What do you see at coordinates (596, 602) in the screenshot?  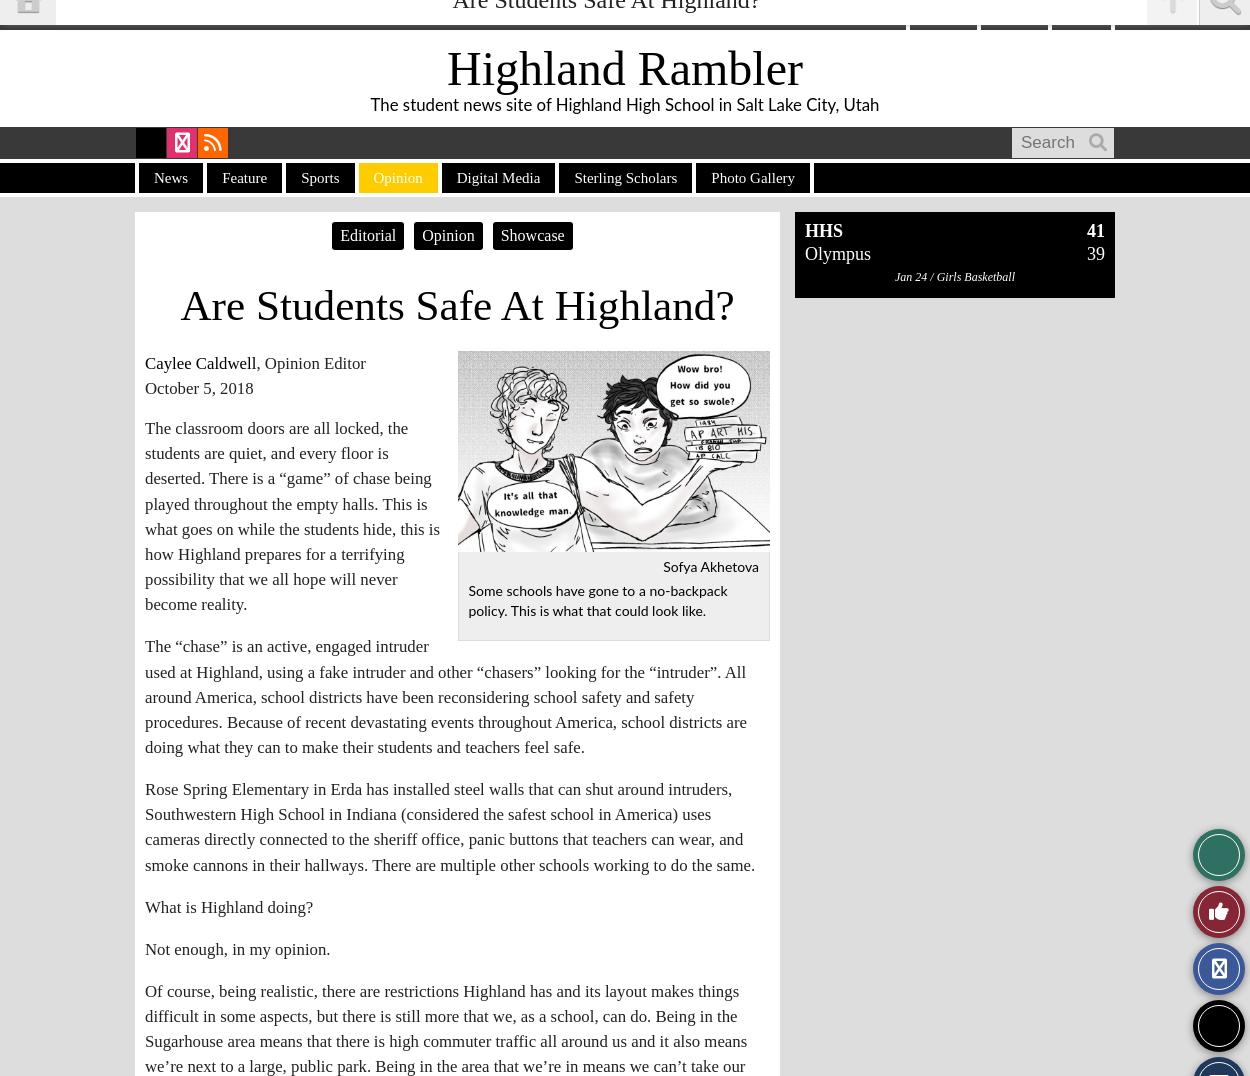 I see `'Some schools have gone to a no-backpack policy. This is what that could look like.'` at bounding box center [596, 602].